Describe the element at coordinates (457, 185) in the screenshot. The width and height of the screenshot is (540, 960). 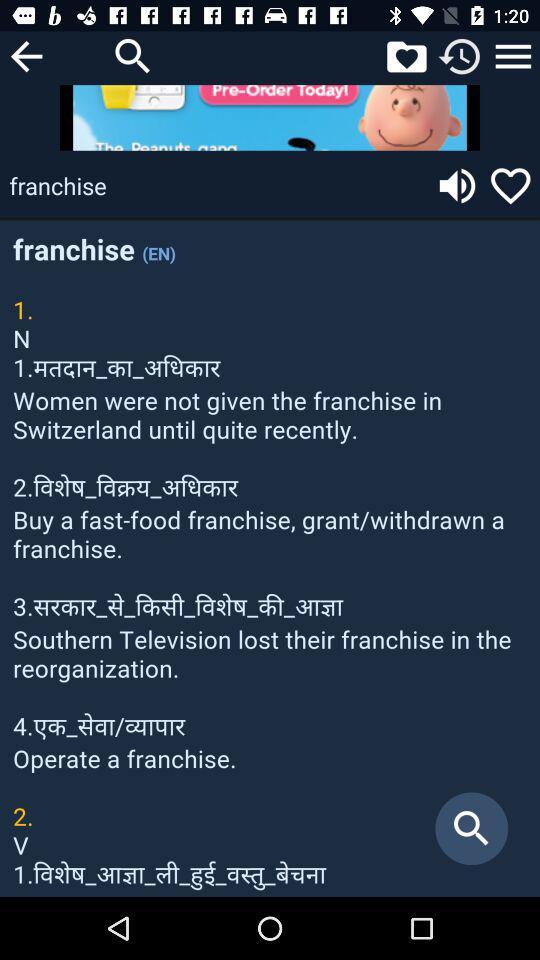
I see `the volume` at that location.